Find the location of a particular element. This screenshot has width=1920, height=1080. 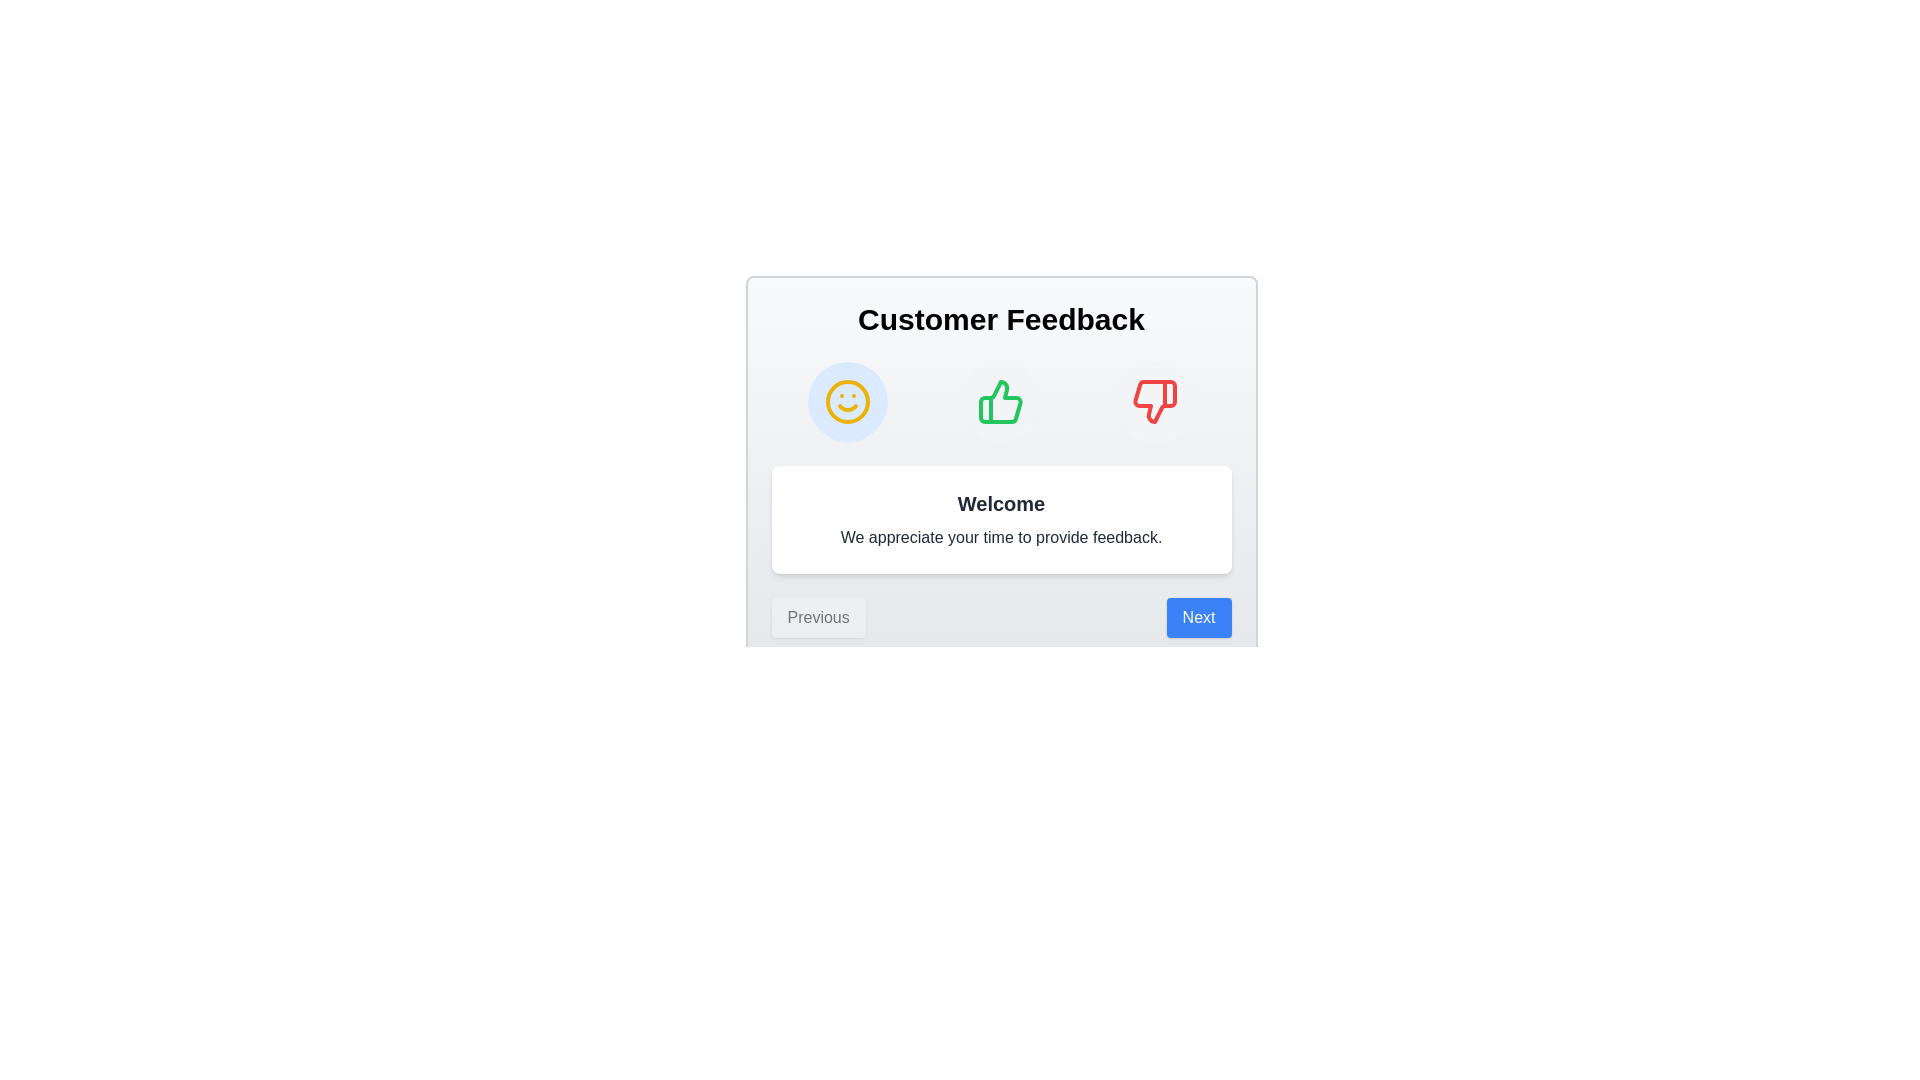

the 'Previous' button to navigate to the previous step is located at coordinates (818, 616).